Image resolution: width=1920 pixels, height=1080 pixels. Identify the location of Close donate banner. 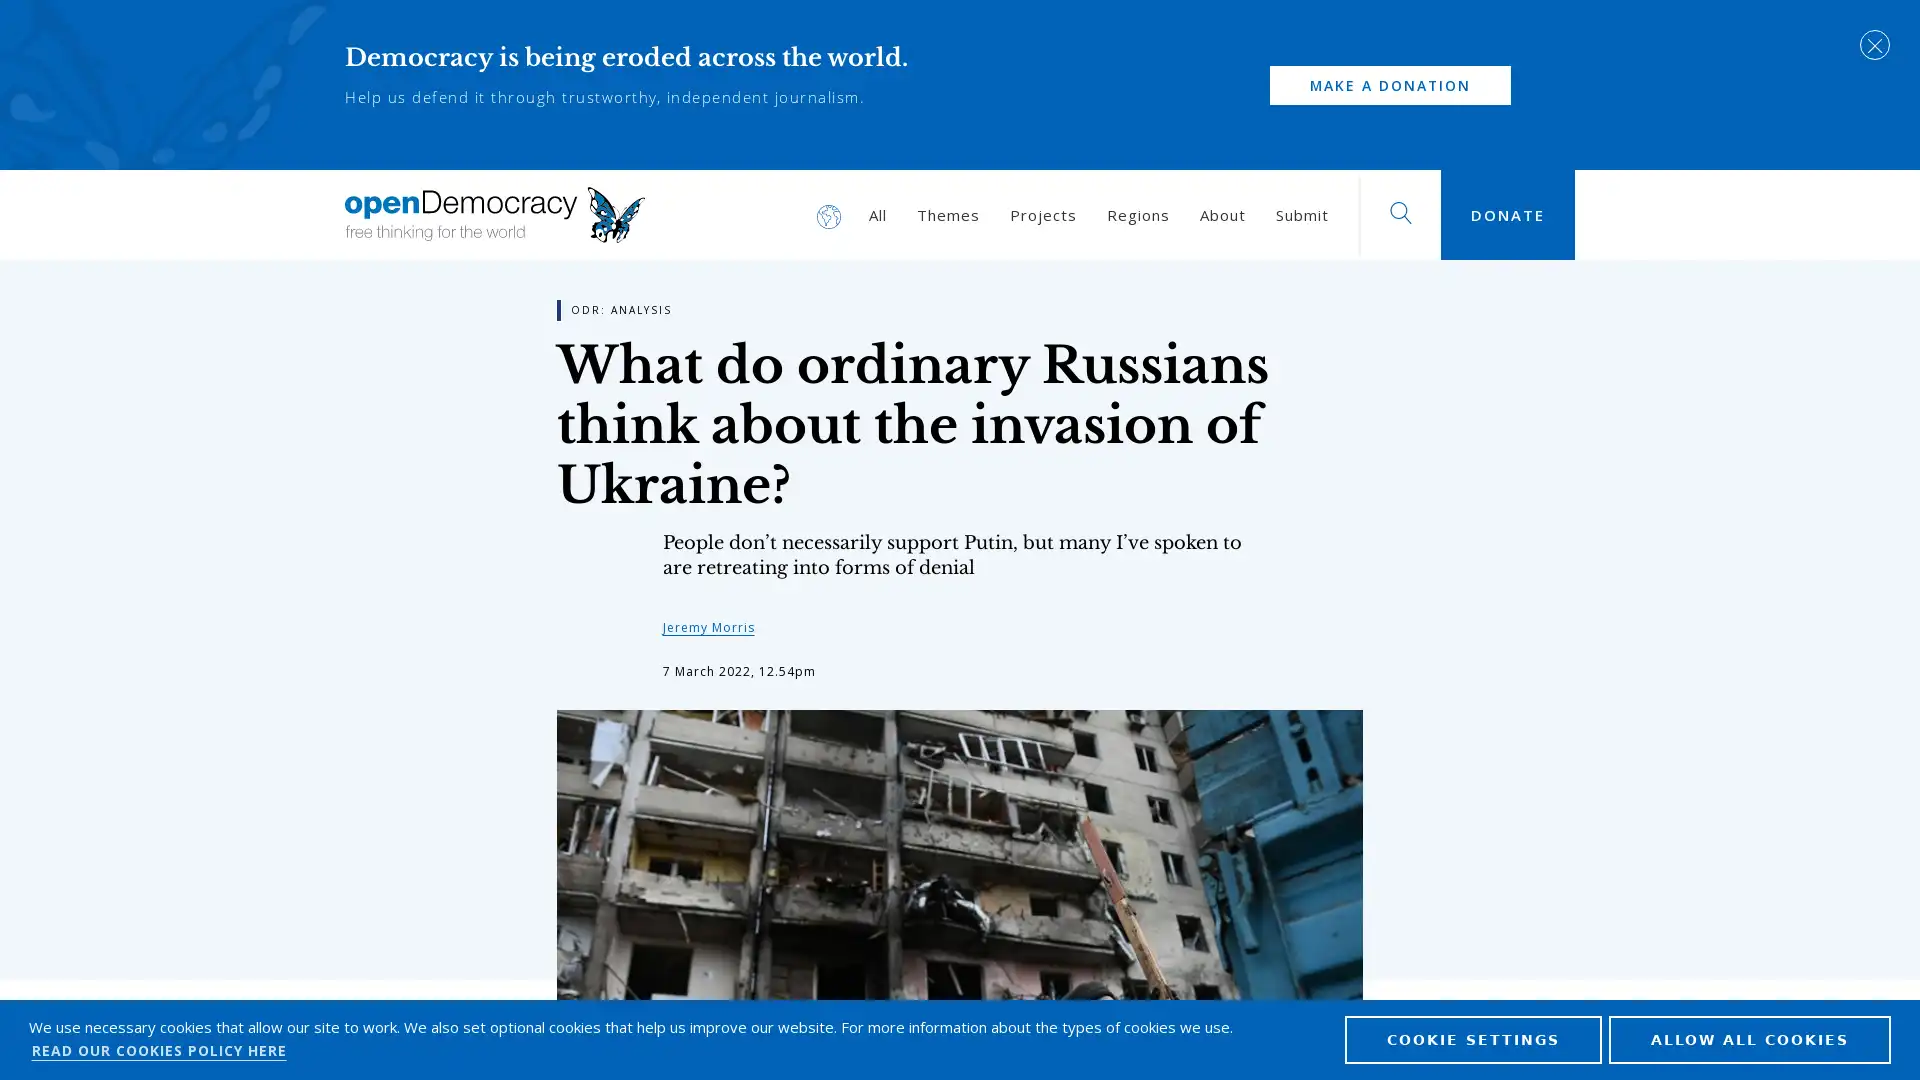
(1875, 46).